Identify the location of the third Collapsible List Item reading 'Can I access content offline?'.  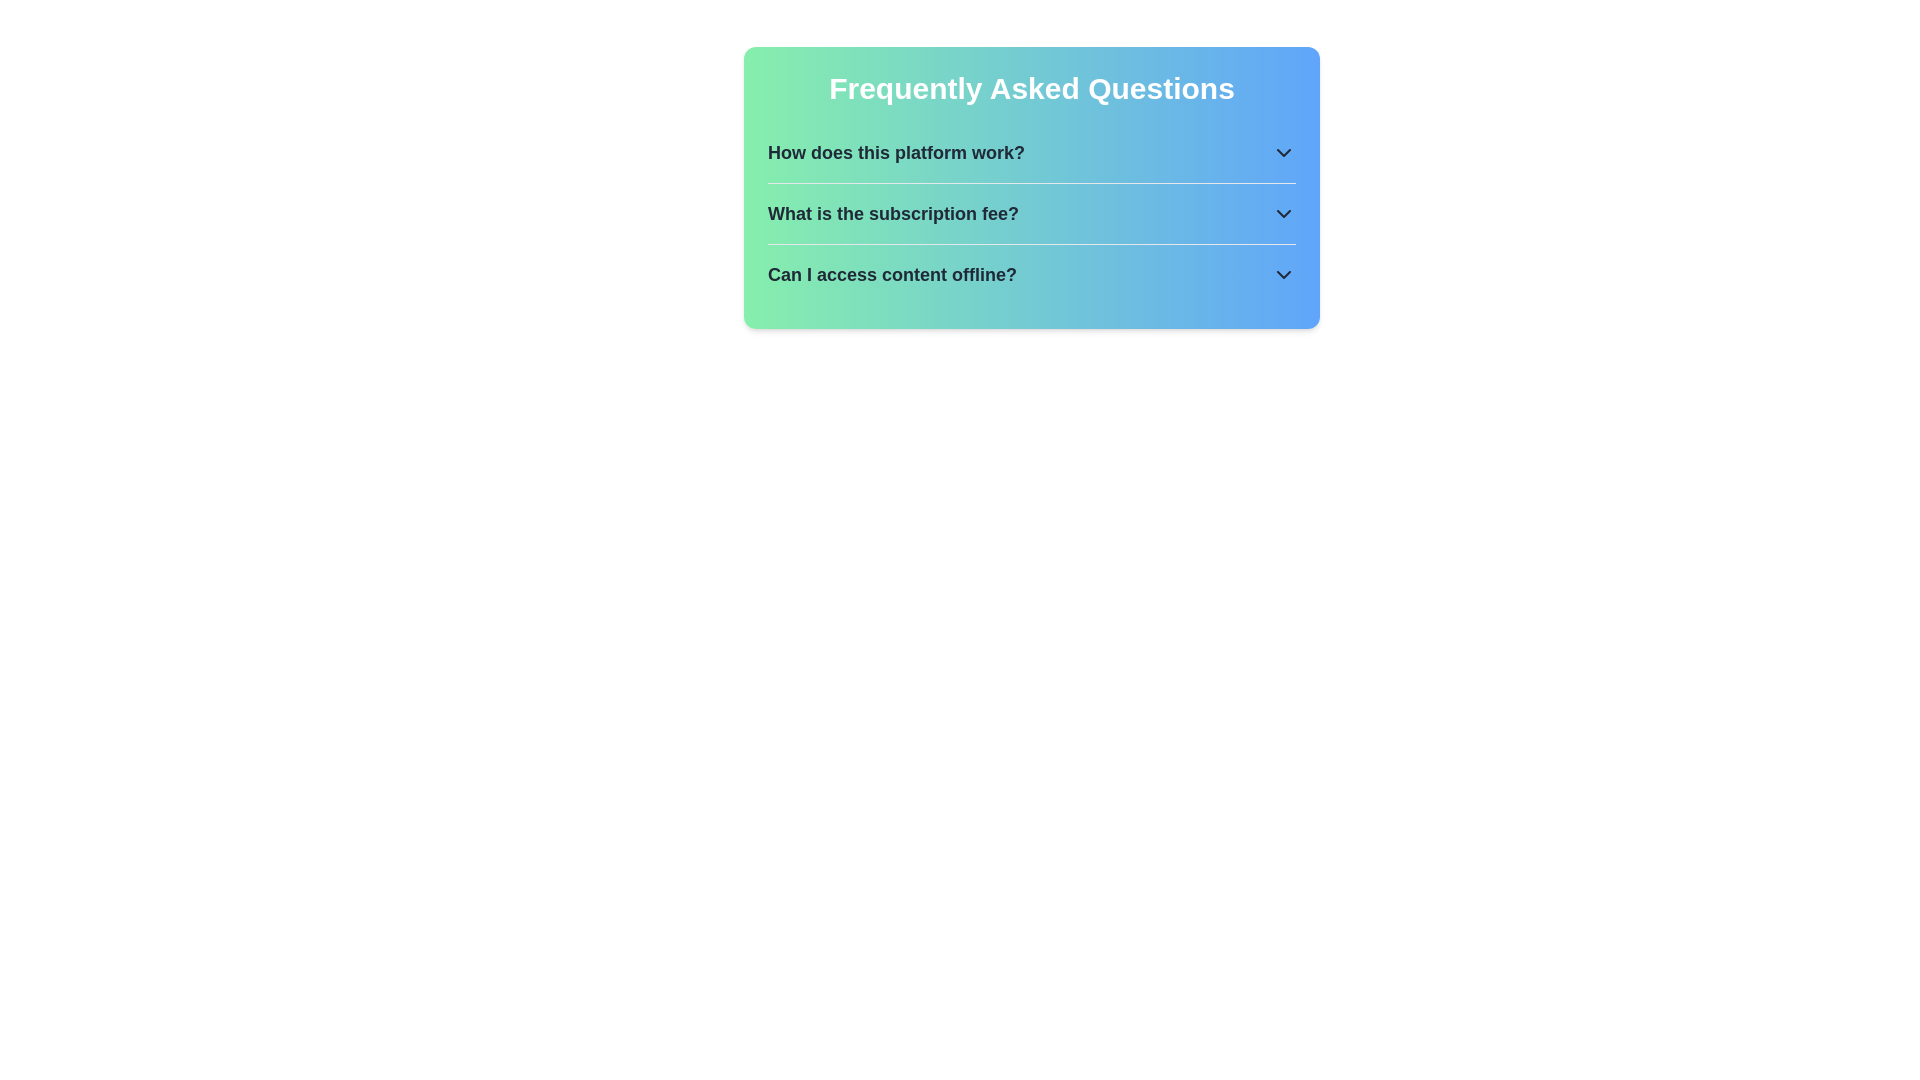
(1032, 274).